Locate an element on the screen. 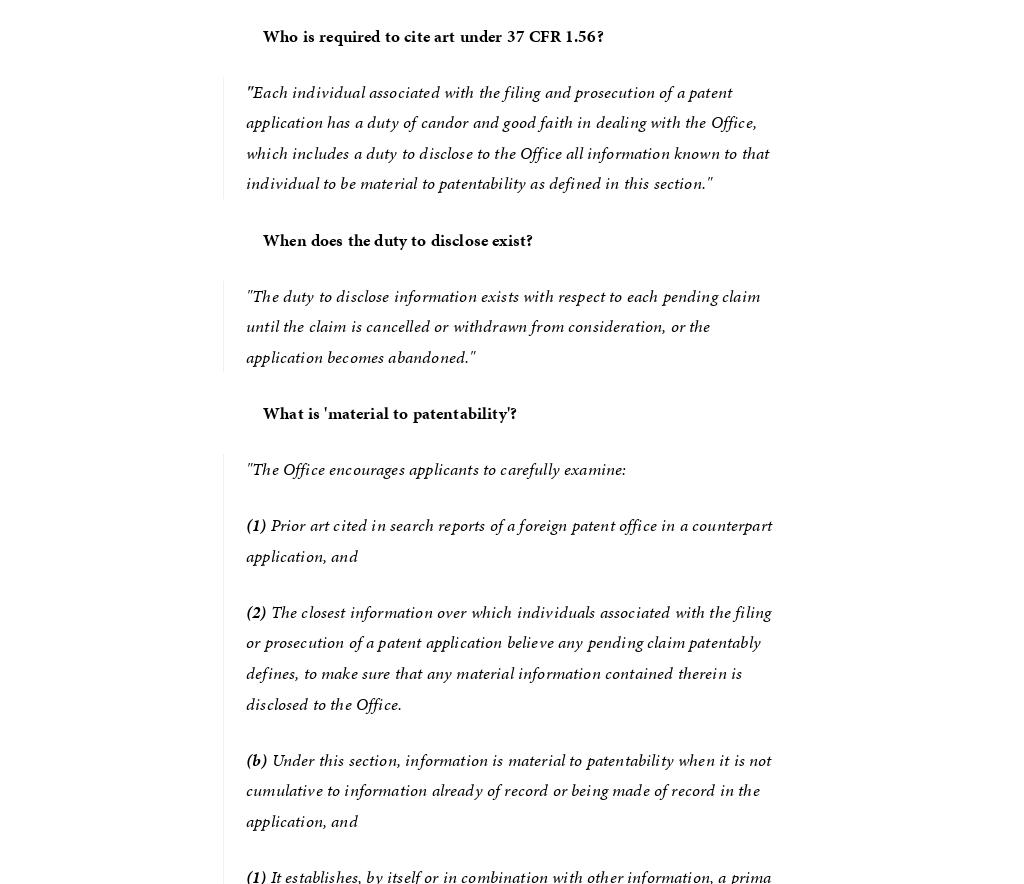 The height and width of the screenshot is (884, 1024). 'Each individual associated with the filing and prosecution of a patent application has a duty of candor and good faith in dealing with the Office, which includes a duty to disclose to the Office all information known to that individual to be material to patentability as defined in this section."' is located at coordinates (508, 136).